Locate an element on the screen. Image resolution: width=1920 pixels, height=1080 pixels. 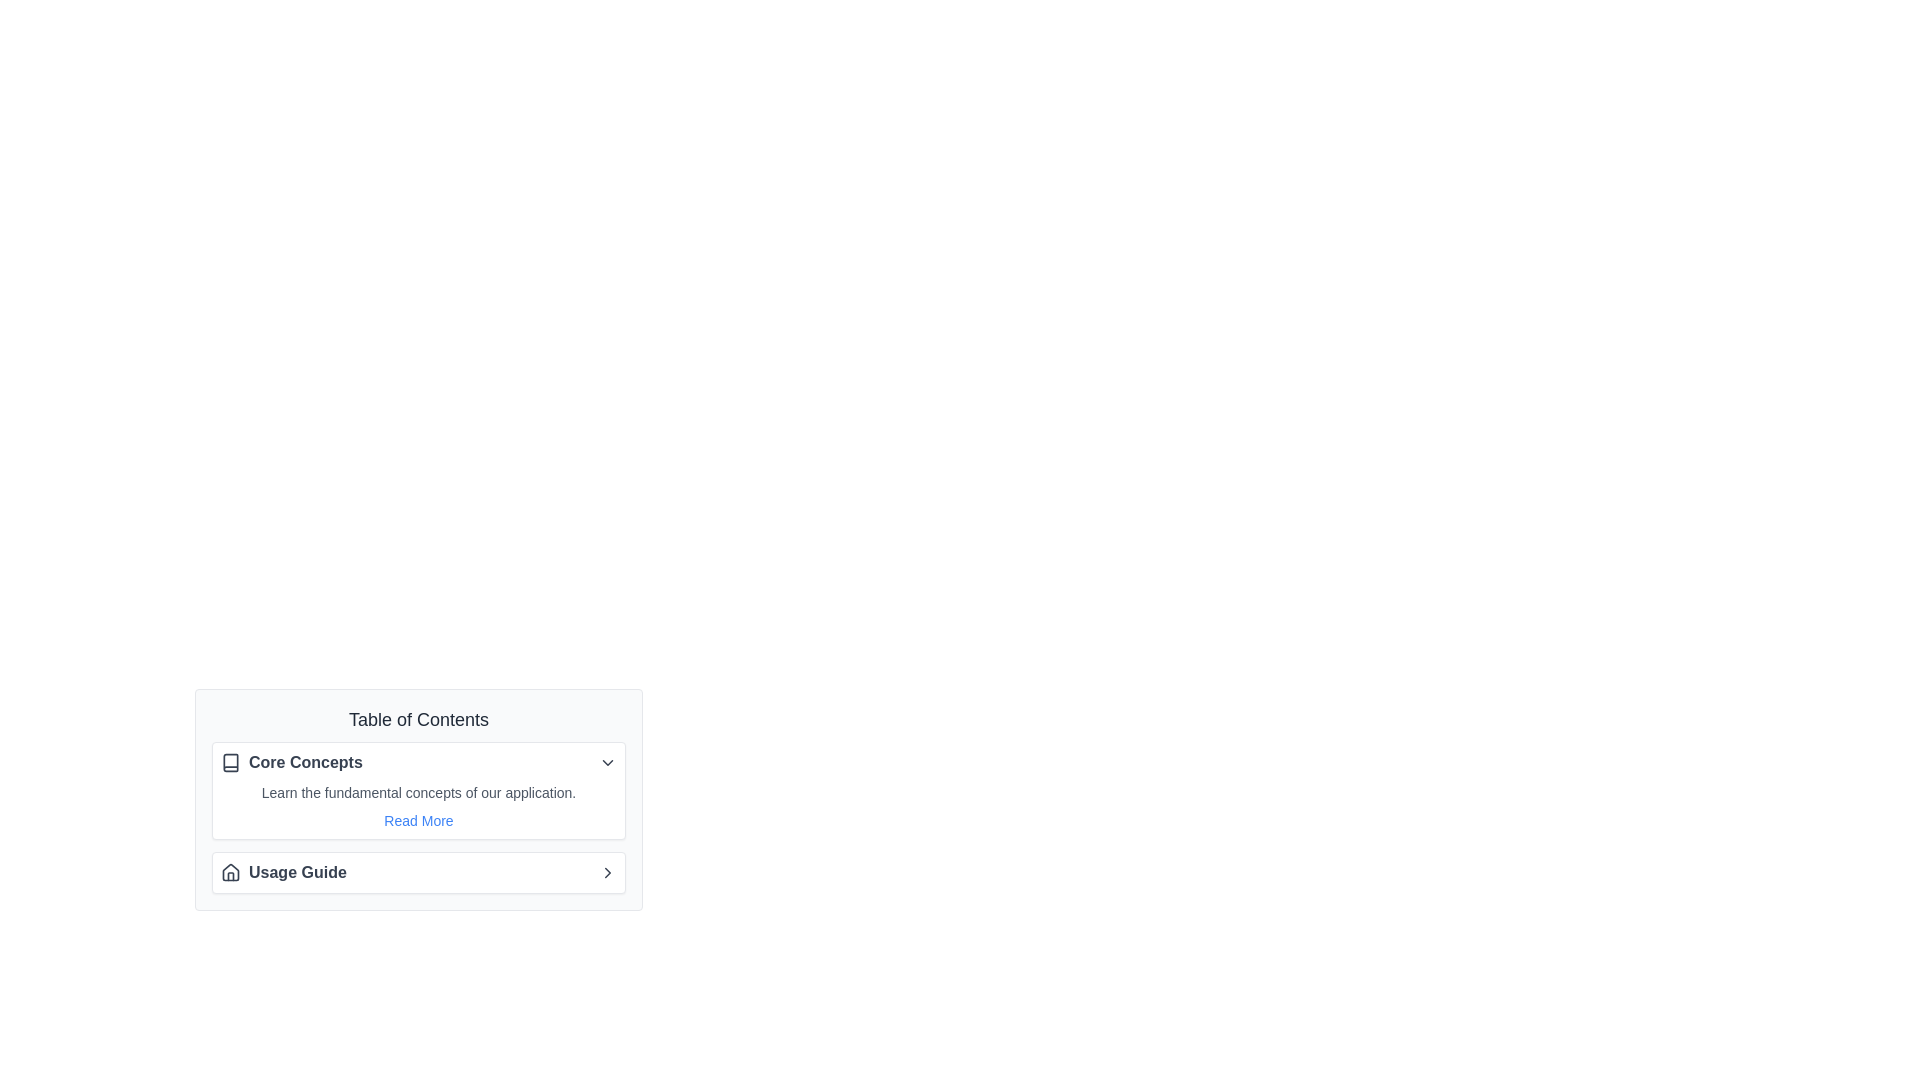
the top content card within the 'Table of Contents' section that provides a brief introduction to core concepts and includes a link for further reading is located at coordinates (417, 798).